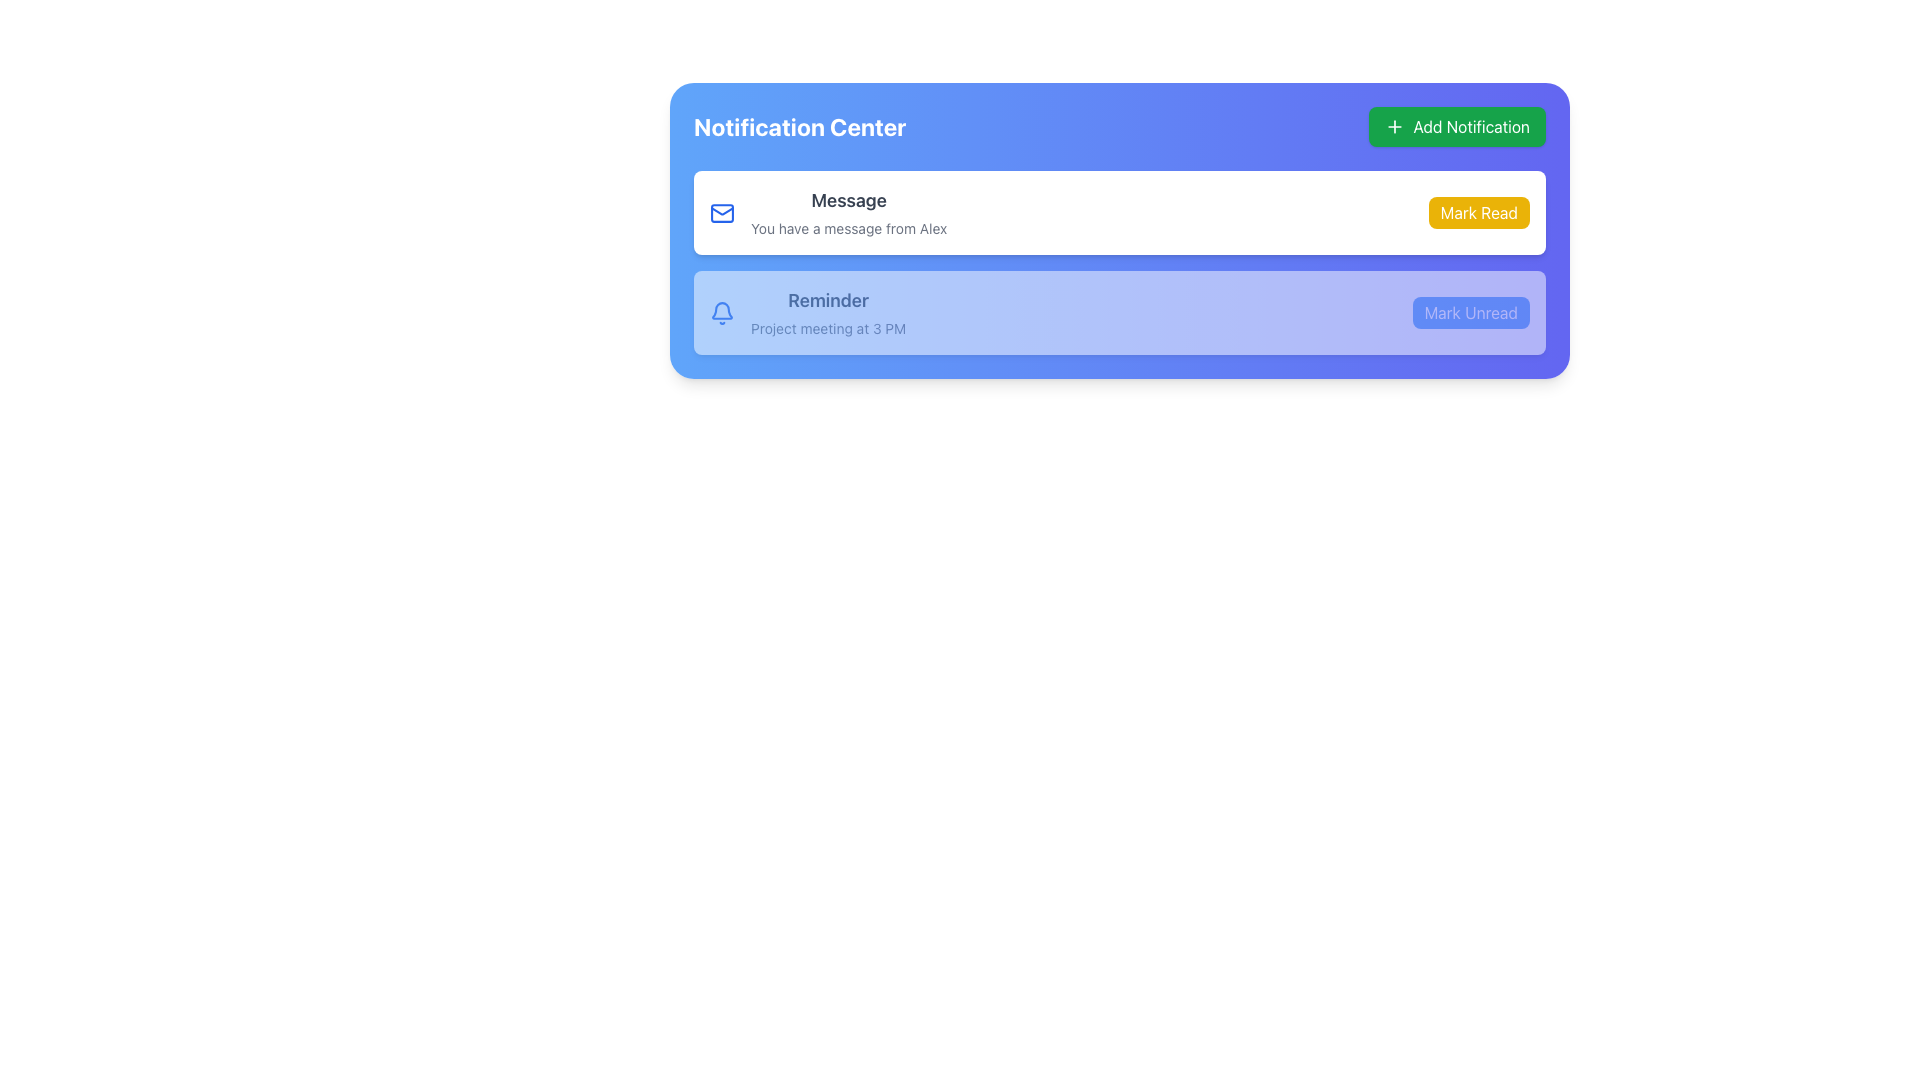 This screenshot has width=1920, height=1080. I want to click on bold text label 'Reminder' which is prominently displayed in gray color at the top of the notification card, located in the lower half of the notification panel, so click(828, 300).